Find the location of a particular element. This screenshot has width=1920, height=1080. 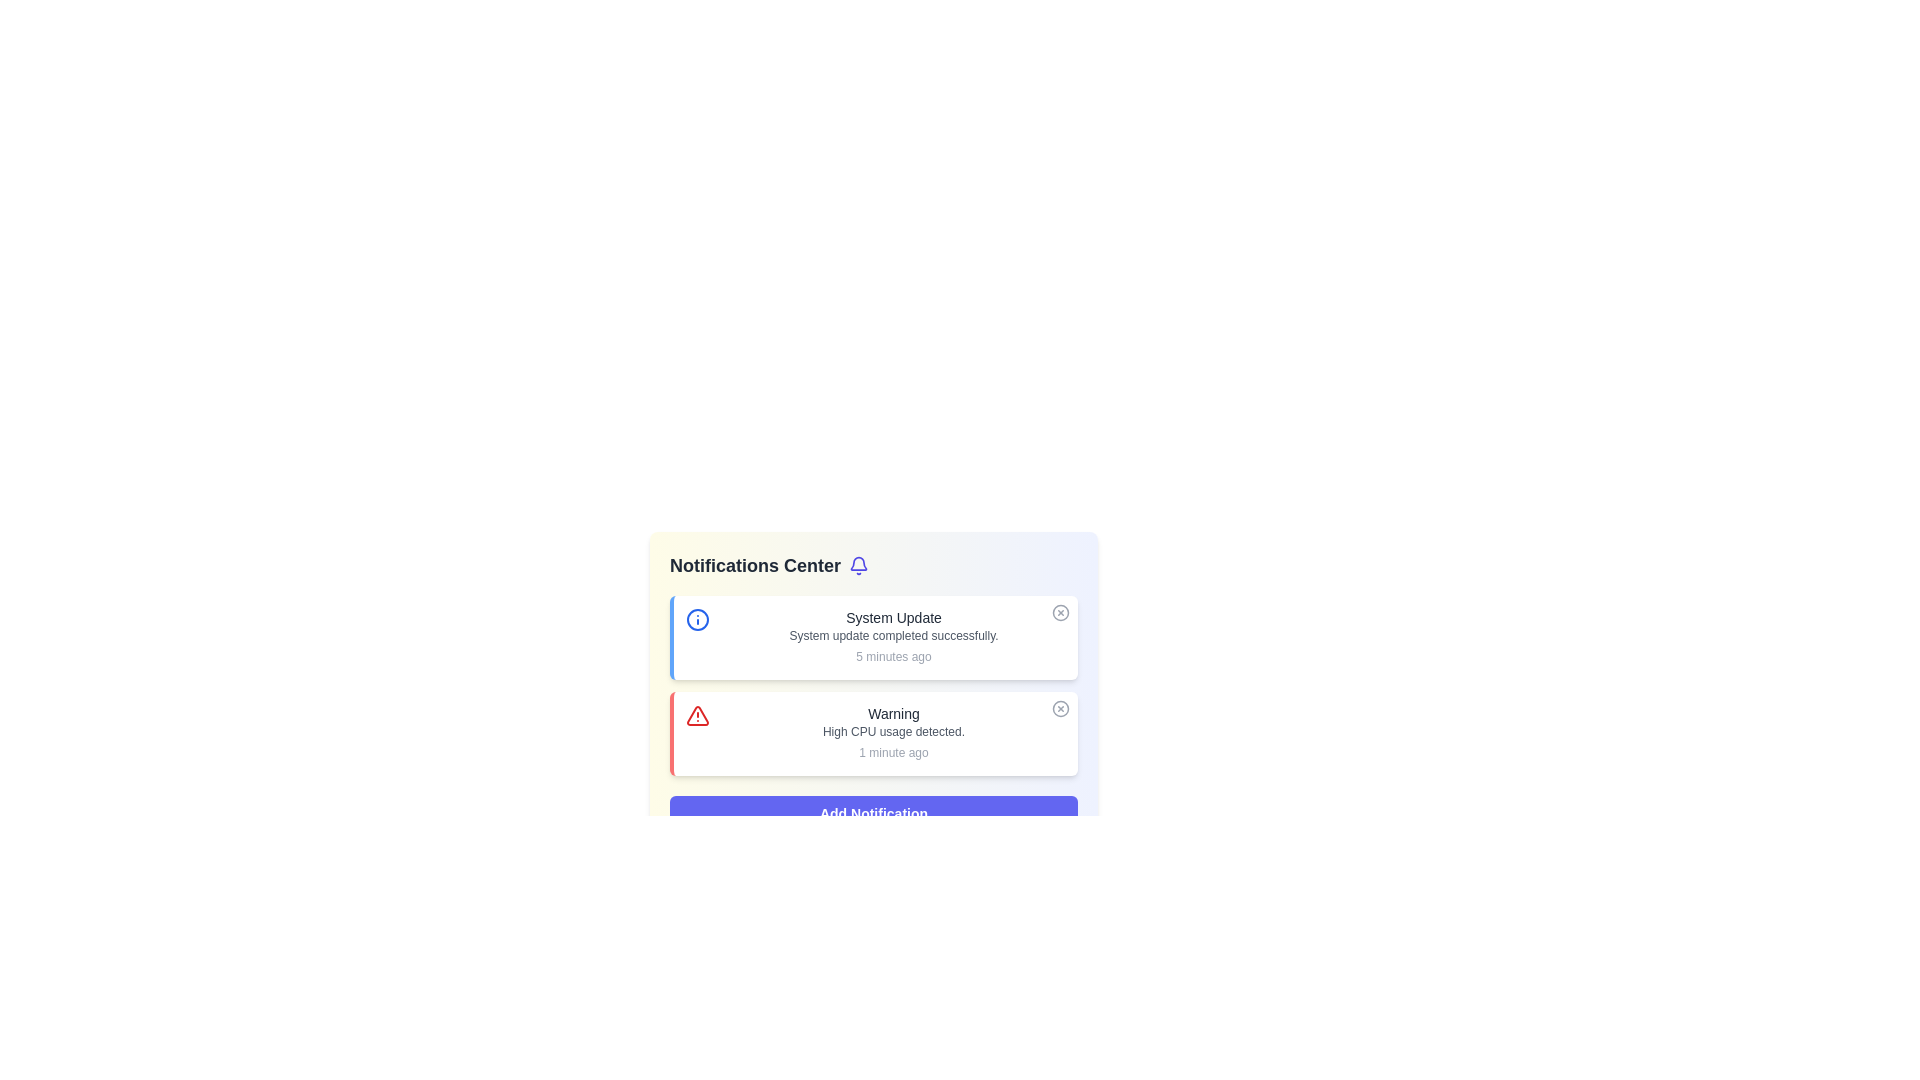

the second notification card in the Notifications Center that displays a high CPU usage alert, located below the blue-bordered System Update notification is located at coordinates (892, 733).